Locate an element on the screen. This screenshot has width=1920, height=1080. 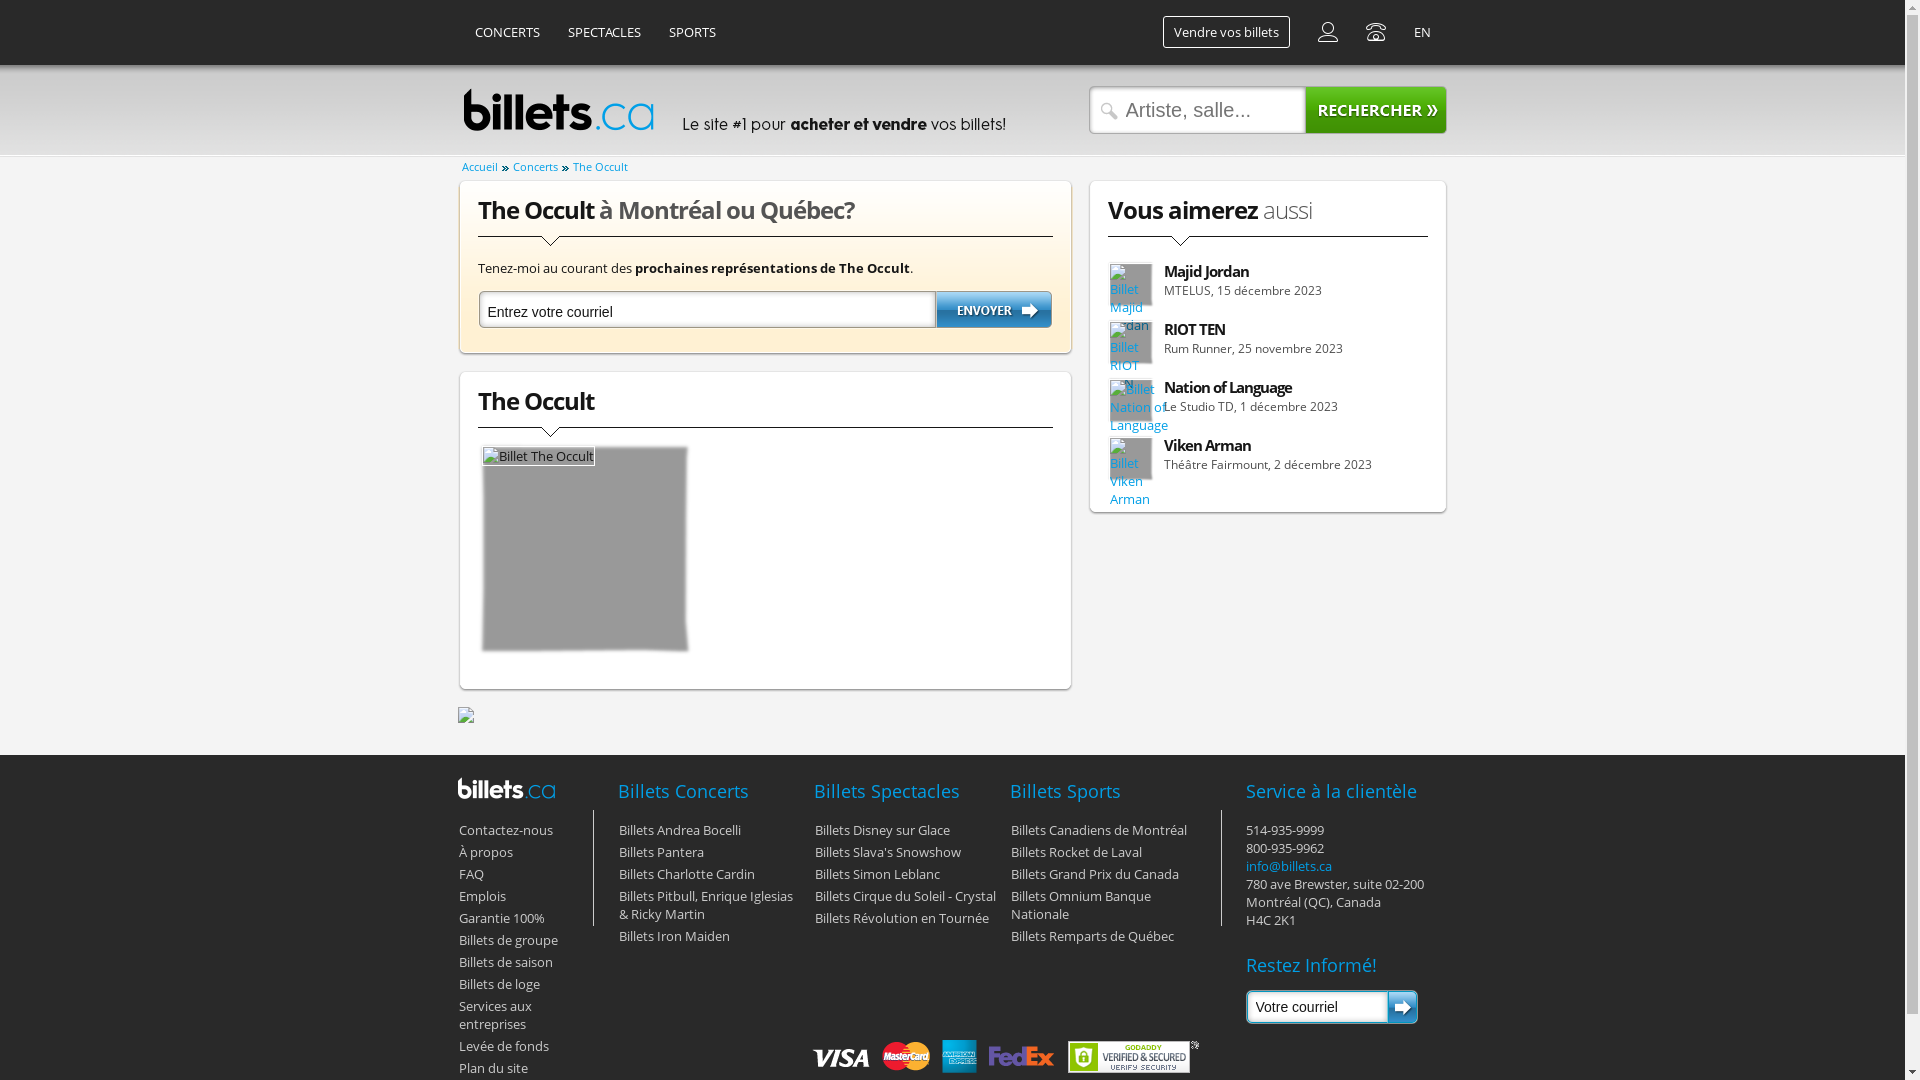
'Billets Pantera' is located at coordinates (660, 852).